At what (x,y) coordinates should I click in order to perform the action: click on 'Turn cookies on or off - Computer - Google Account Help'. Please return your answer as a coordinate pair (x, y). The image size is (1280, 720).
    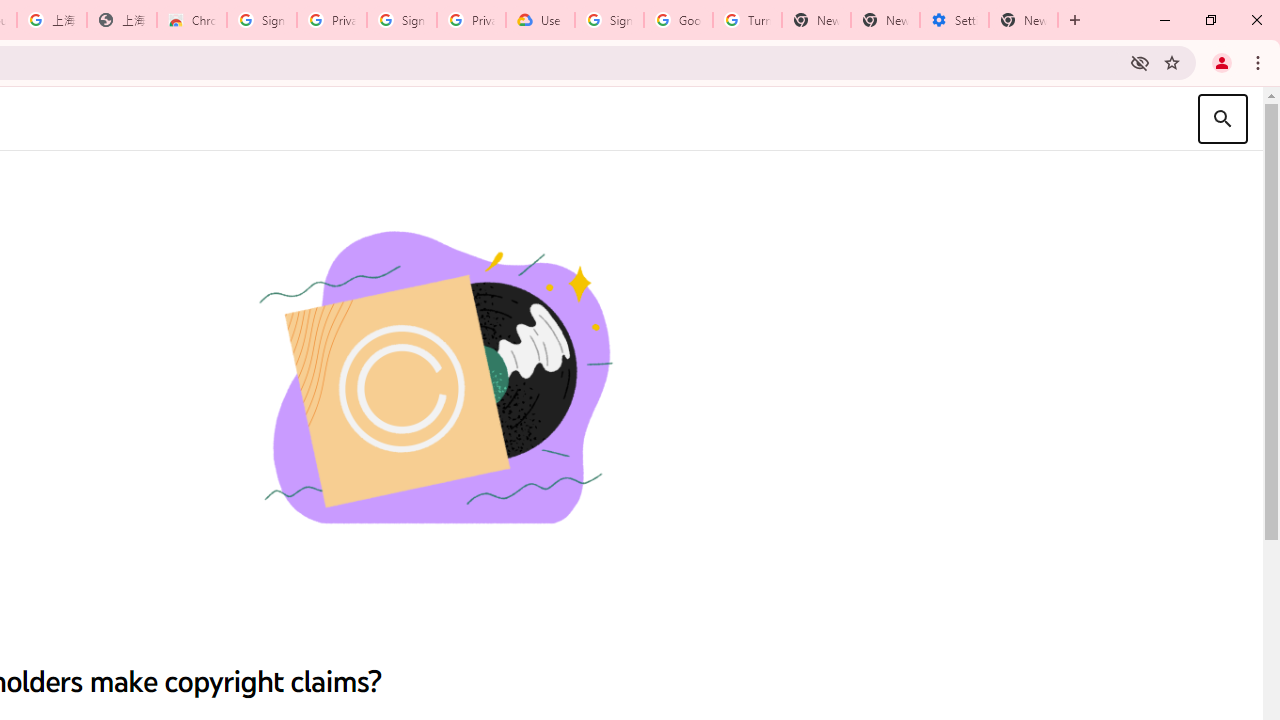
    Looking at the image, I should click on (746, 20).